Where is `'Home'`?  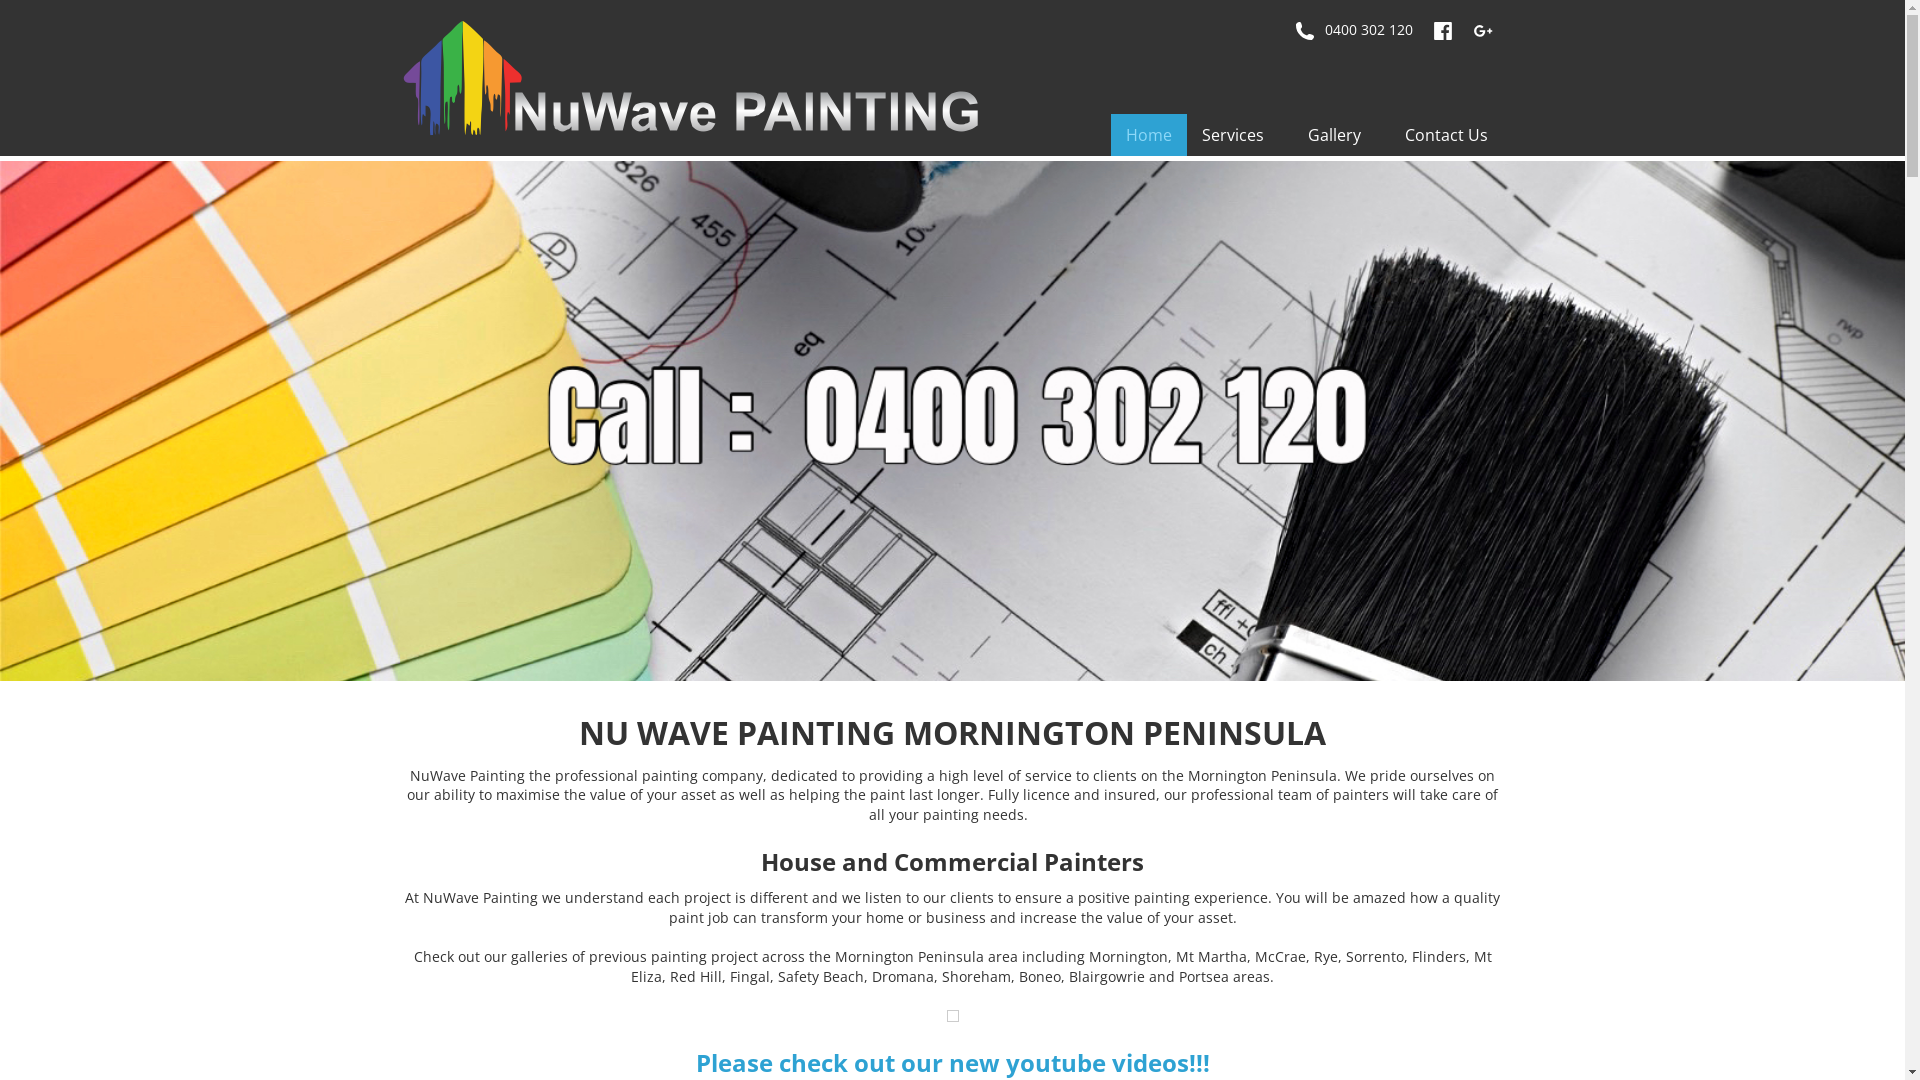
'Home' is located at coordinates (1147, 135).